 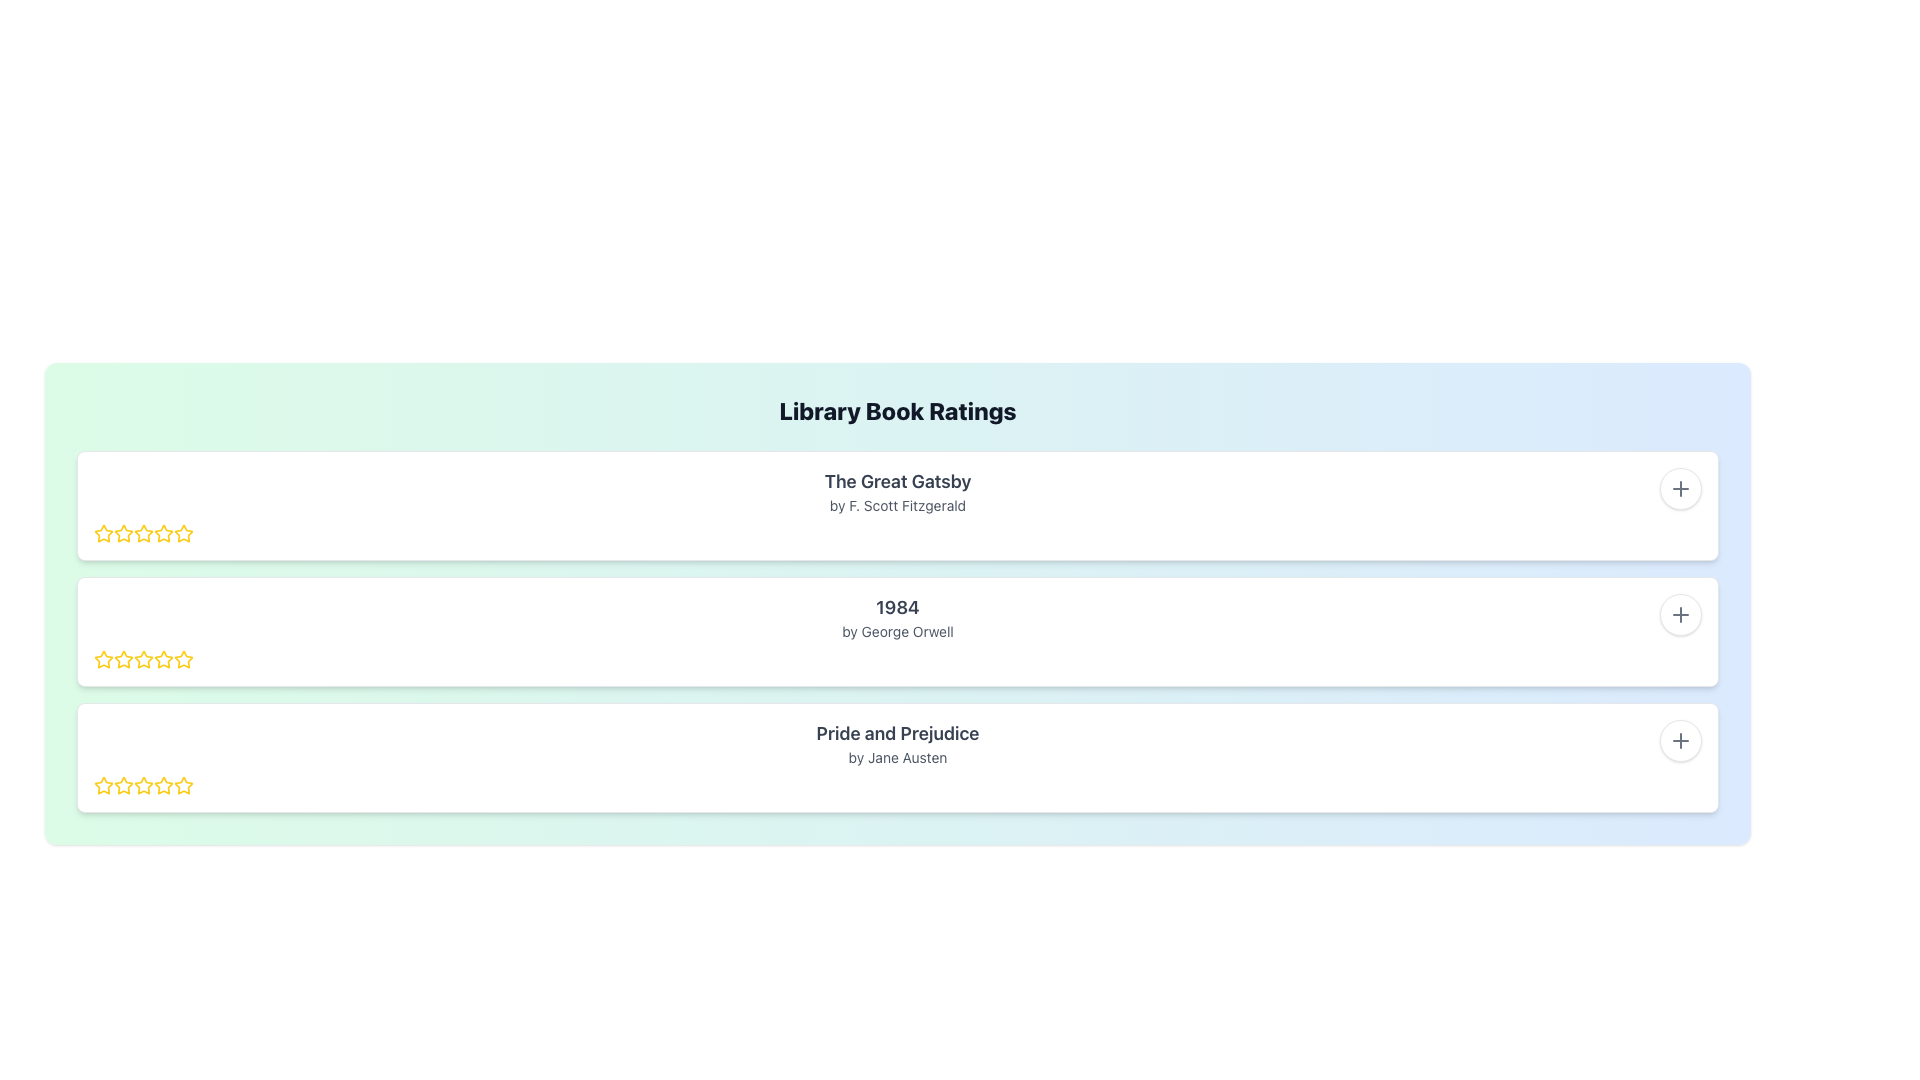 What do you see at coordinates (163, 532) in the screenshot?
I see `the second star in the rating system associated with 'The Great Gatsby'` at bounding box center [163, 532].